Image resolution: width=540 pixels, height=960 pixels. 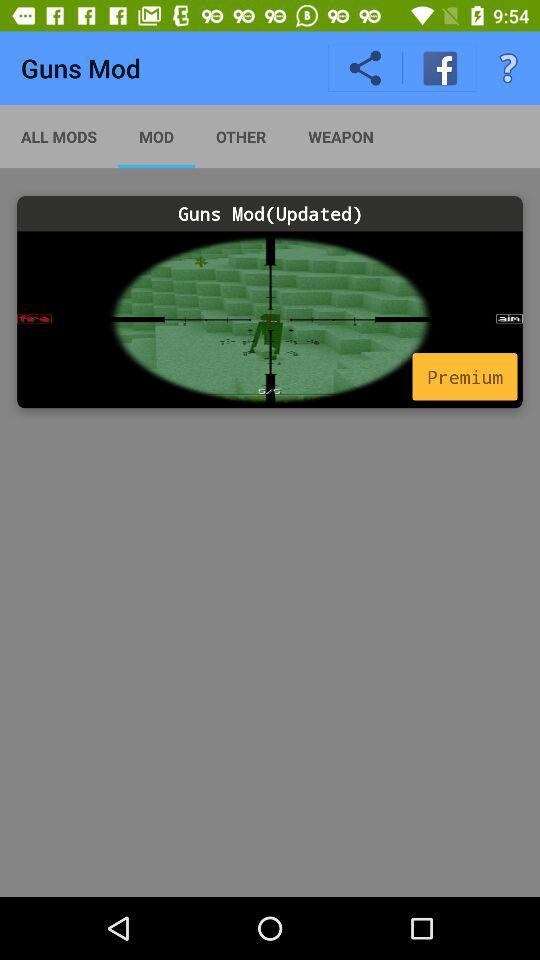 I want to click on mod, so click(x=270, y=319).